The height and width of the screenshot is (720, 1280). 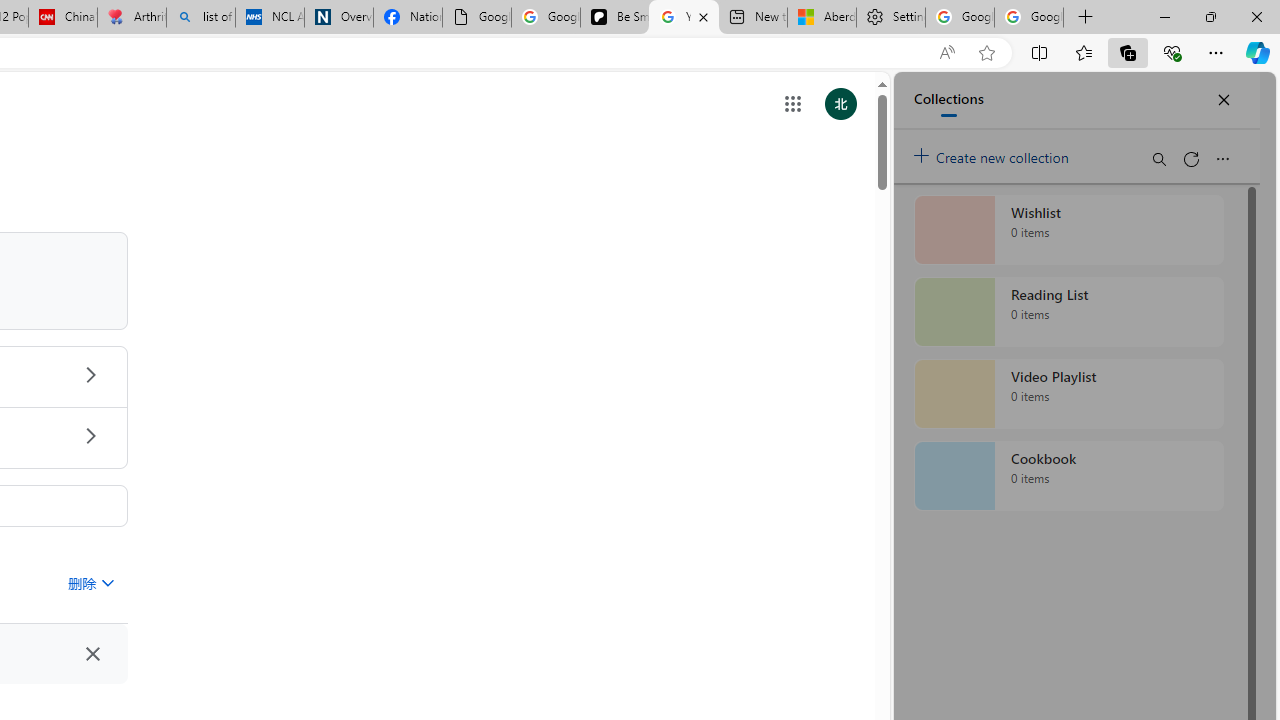 I want to click on 'Class: asE2Ub NMm5M', so click(x=106, y=582).